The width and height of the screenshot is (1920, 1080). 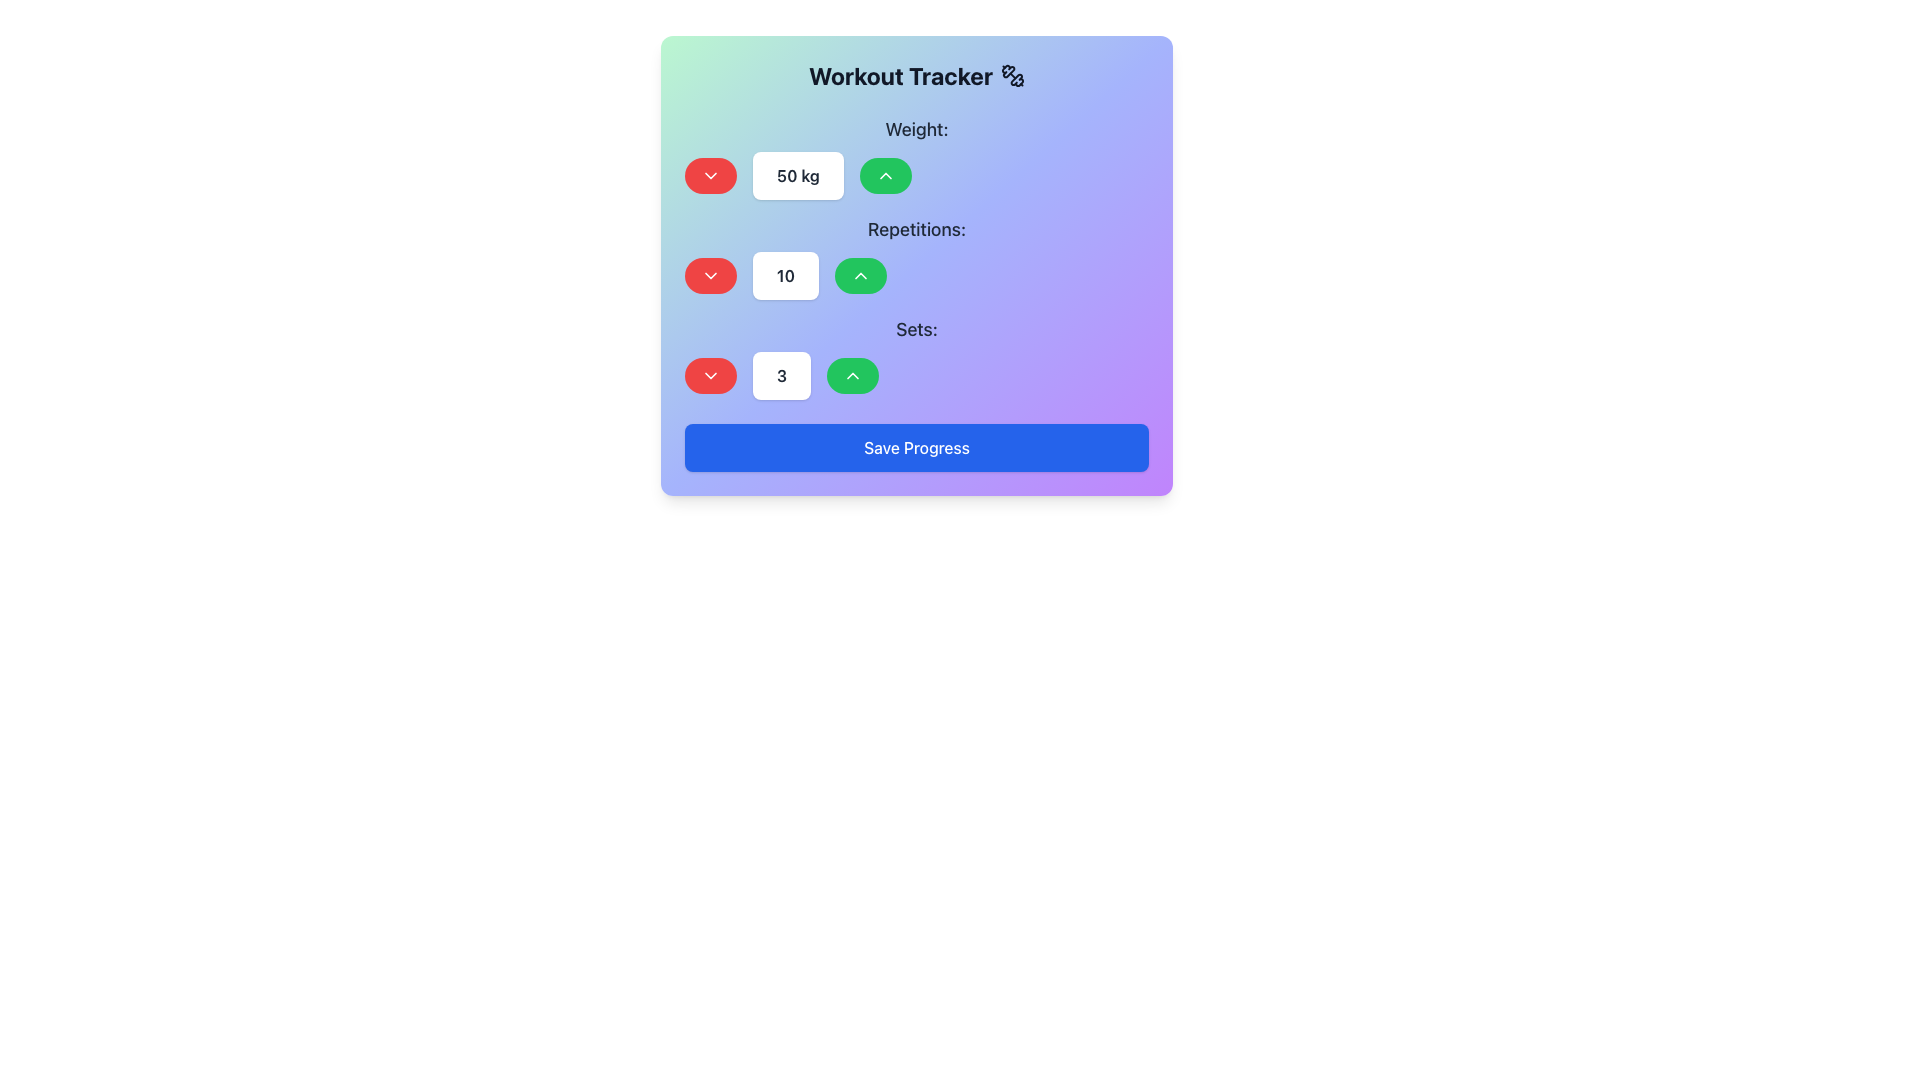 I want to click on the text label displaying 'Repetitions:' which is positioned centrally in the interface under the weight input and above the repetitions input, so click(x=915, y=229).